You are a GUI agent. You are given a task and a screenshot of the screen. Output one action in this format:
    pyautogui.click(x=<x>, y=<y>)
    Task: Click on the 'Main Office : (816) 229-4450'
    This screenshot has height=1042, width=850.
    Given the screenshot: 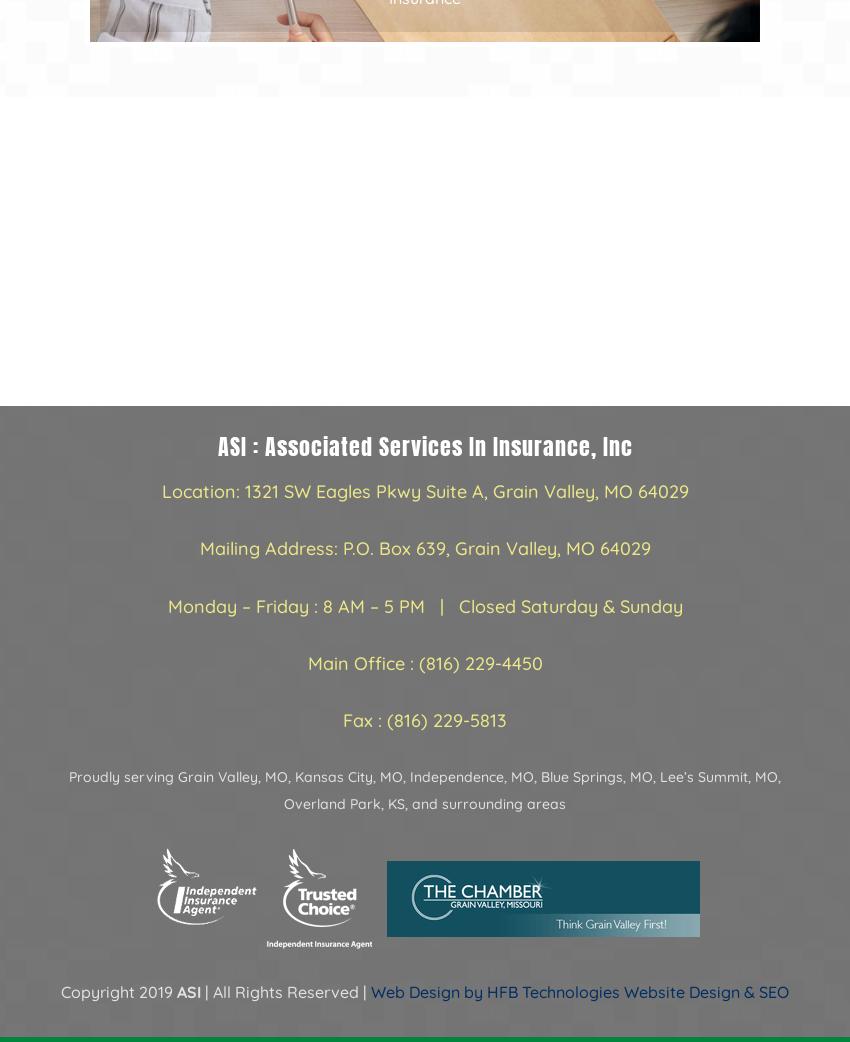 What is the action you would take?
    pyautogui.click(x=424, y=662)
    